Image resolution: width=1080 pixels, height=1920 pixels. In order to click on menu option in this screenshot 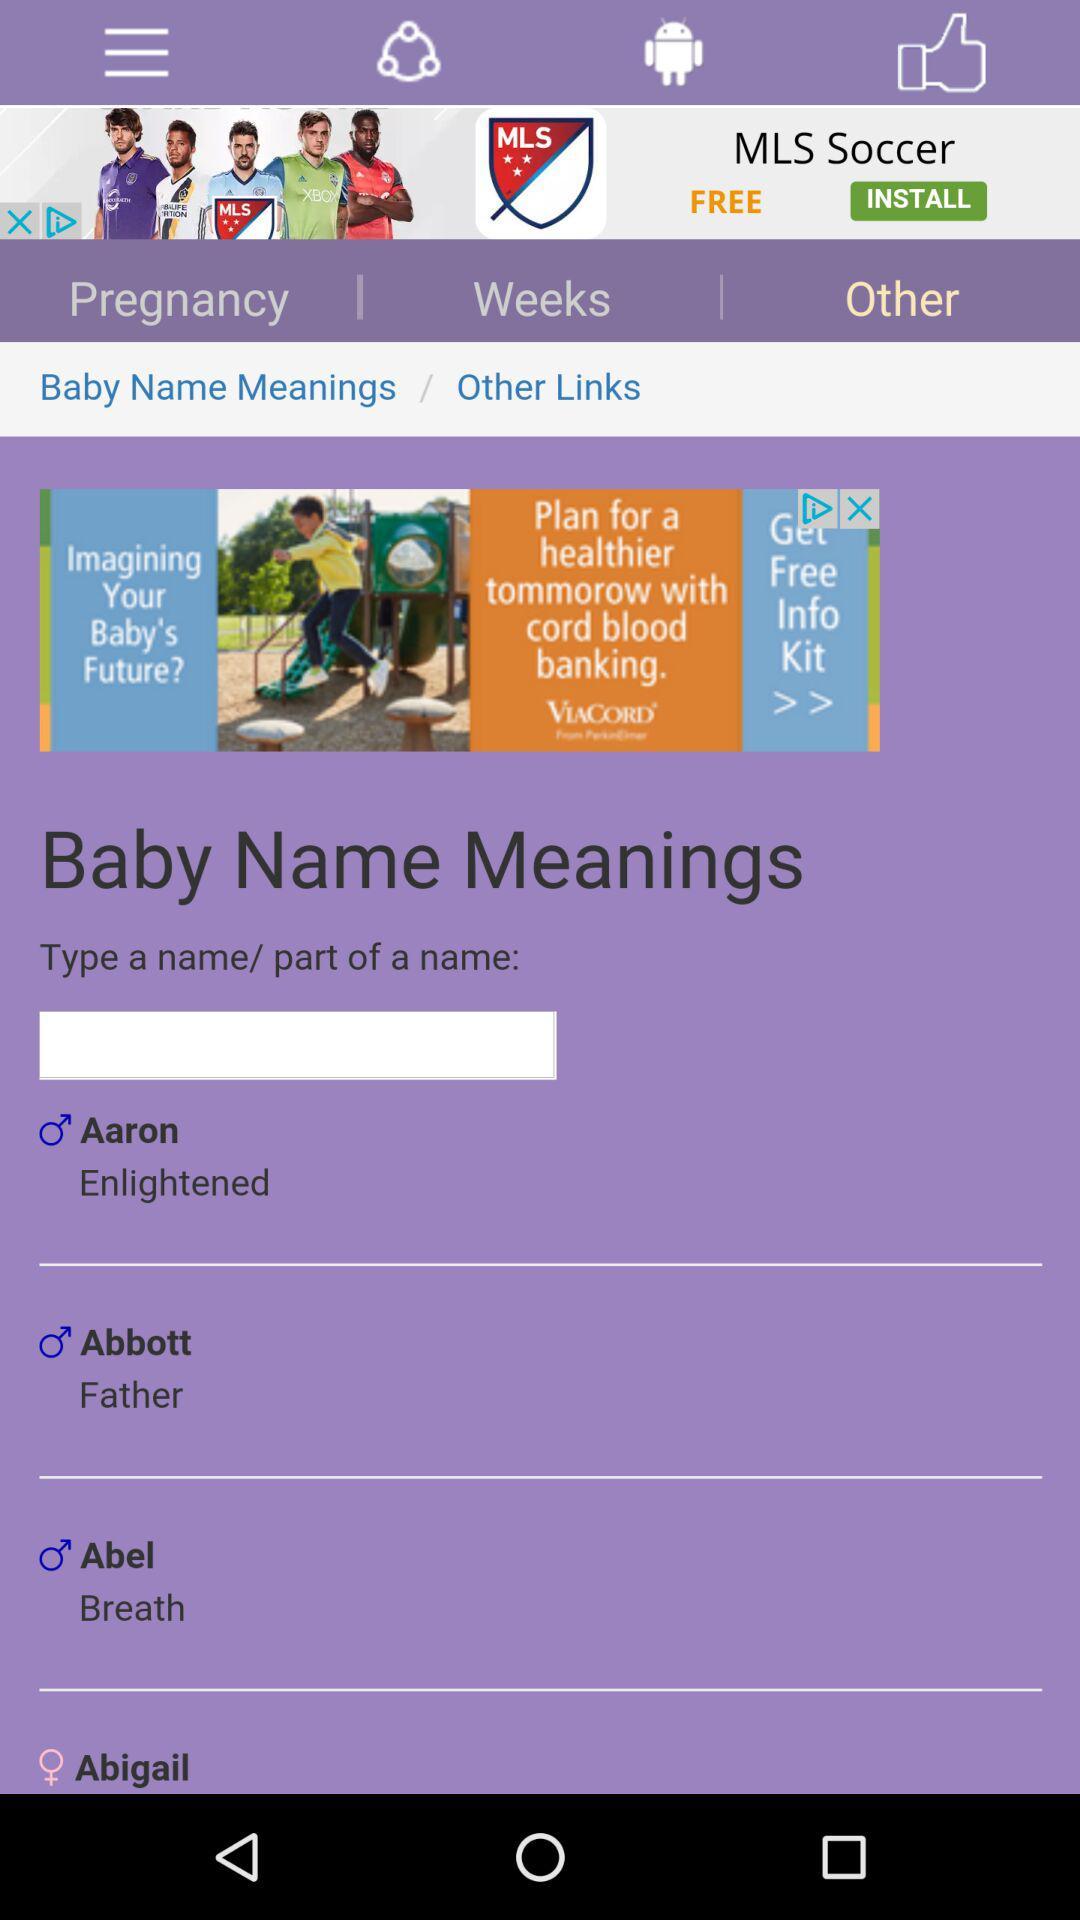, I will do `click(135, 52)`.